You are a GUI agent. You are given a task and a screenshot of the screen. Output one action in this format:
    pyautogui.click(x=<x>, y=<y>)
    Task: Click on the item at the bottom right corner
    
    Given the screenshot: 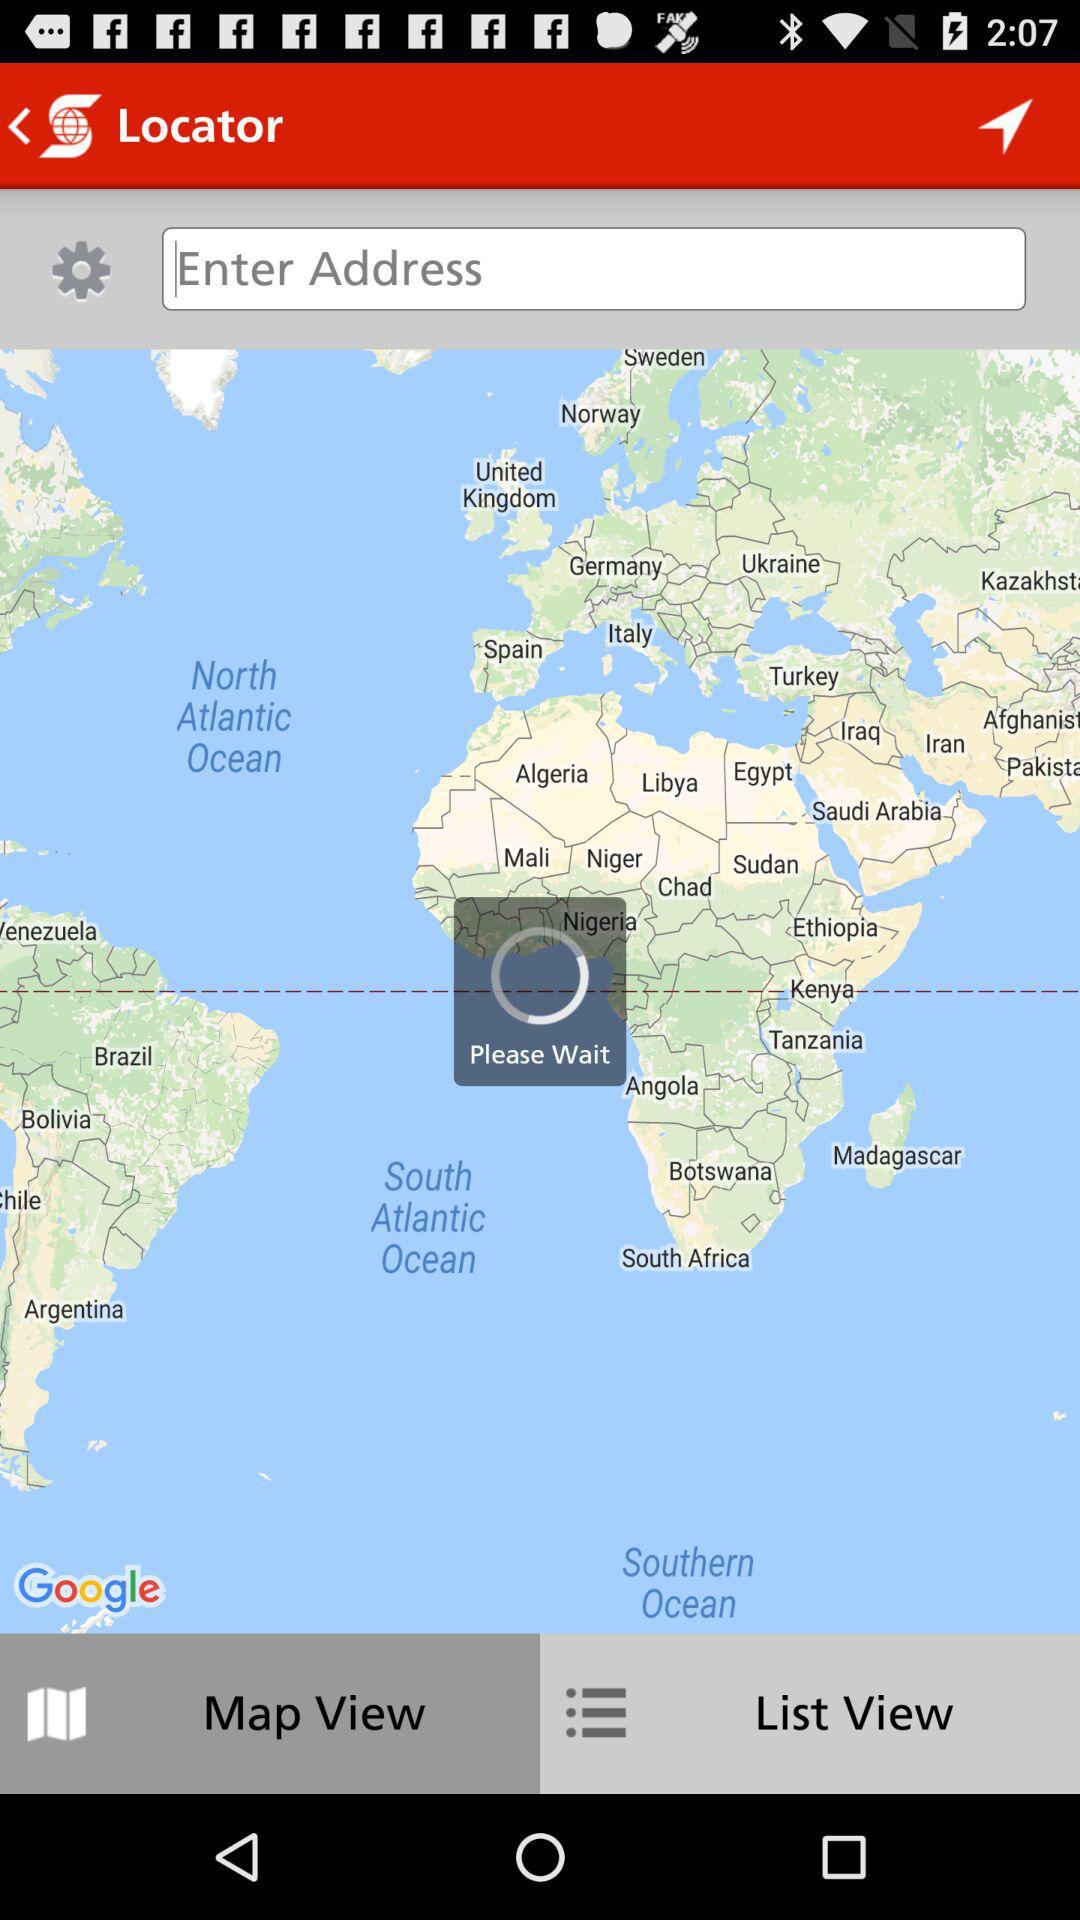 What is the action you would take?
    pyautogui.click(x=810, y=1712)
    